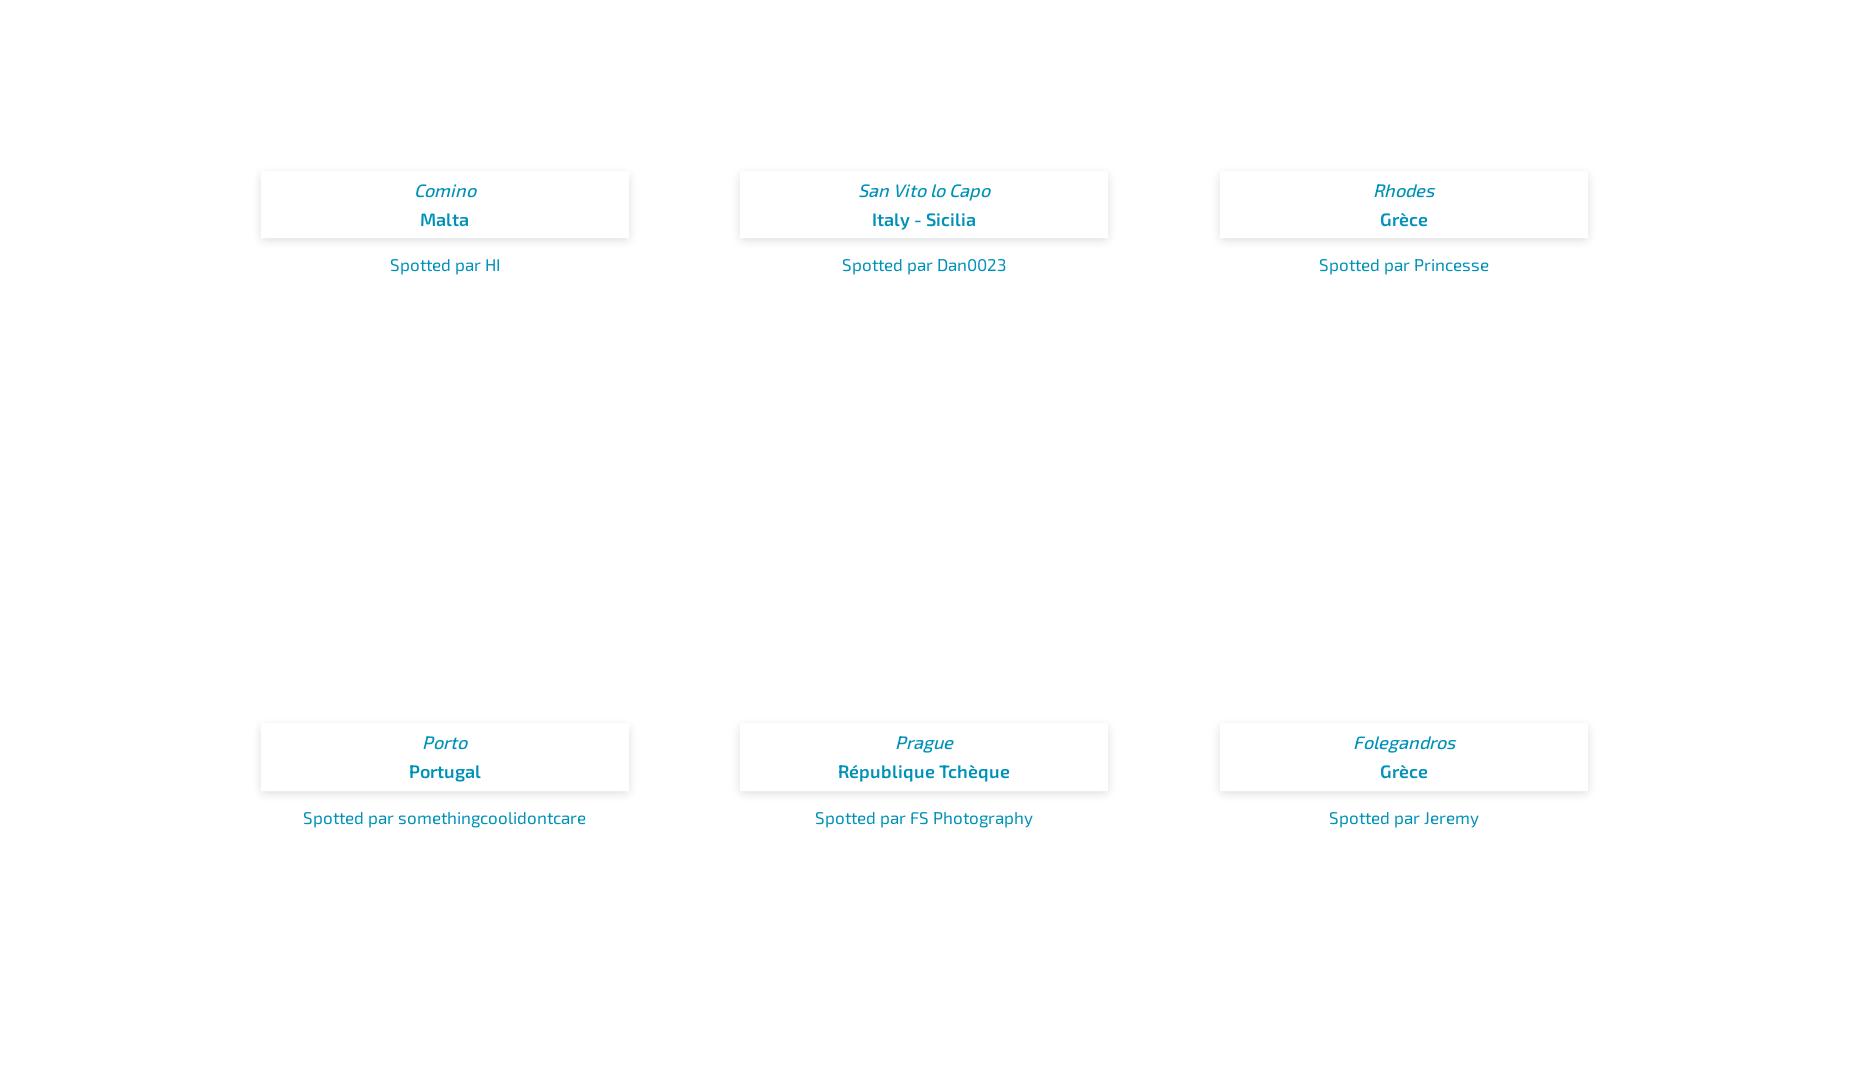  What do you see at coordinates (1403, 816) in the screenshot?
I see `'Spotted par Jeremy'` at bounding box center [1403, 816].